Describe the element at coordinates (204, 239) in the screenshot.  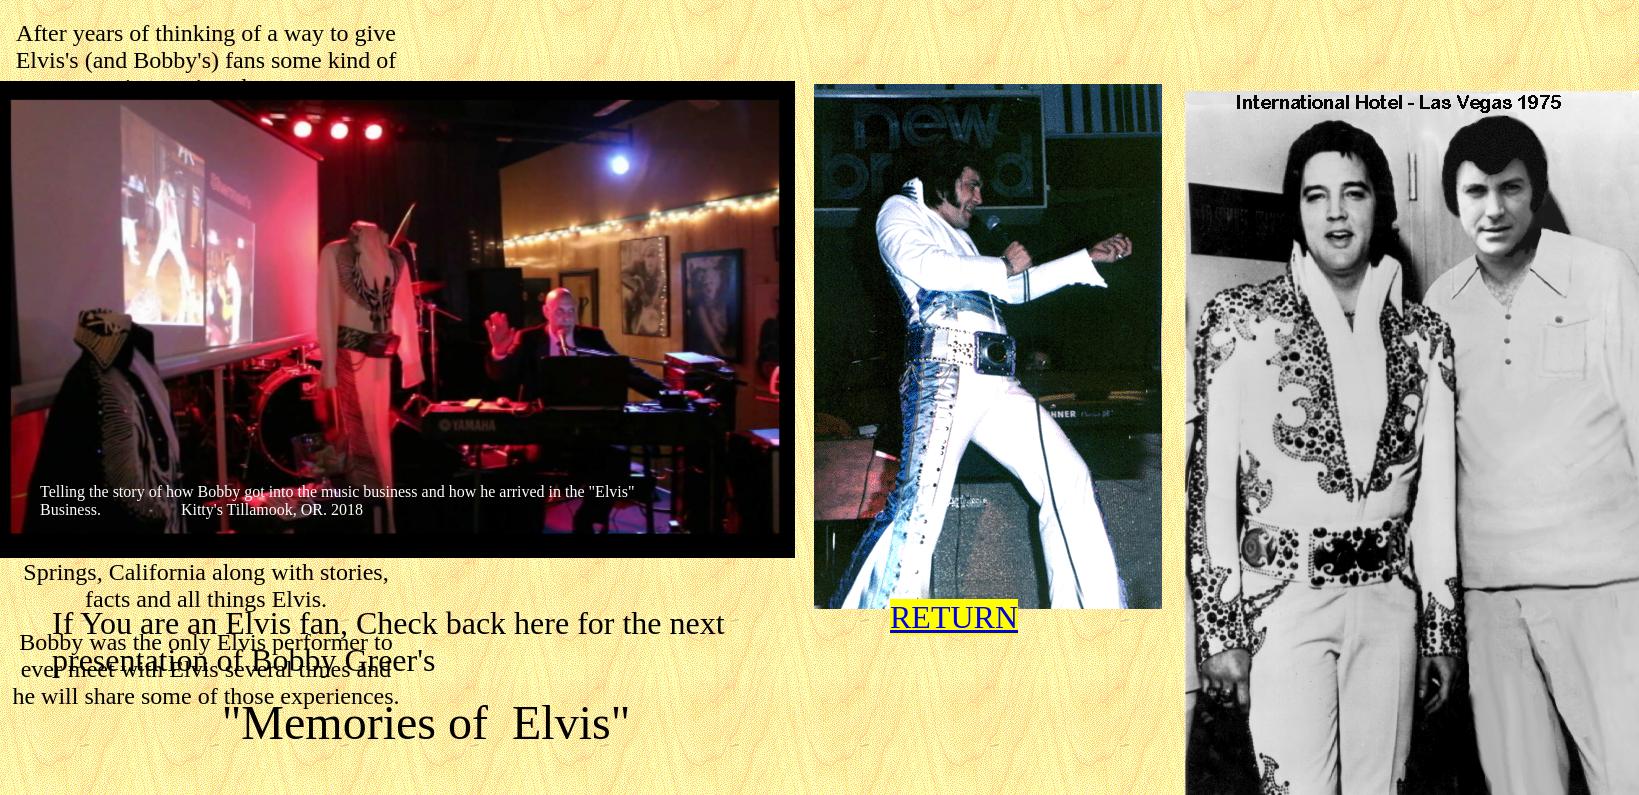
I see `'This show is a video production of Elvis's 
videos with clips of Bobby's Elvis shows of the past inserted here and there.'` at that location.